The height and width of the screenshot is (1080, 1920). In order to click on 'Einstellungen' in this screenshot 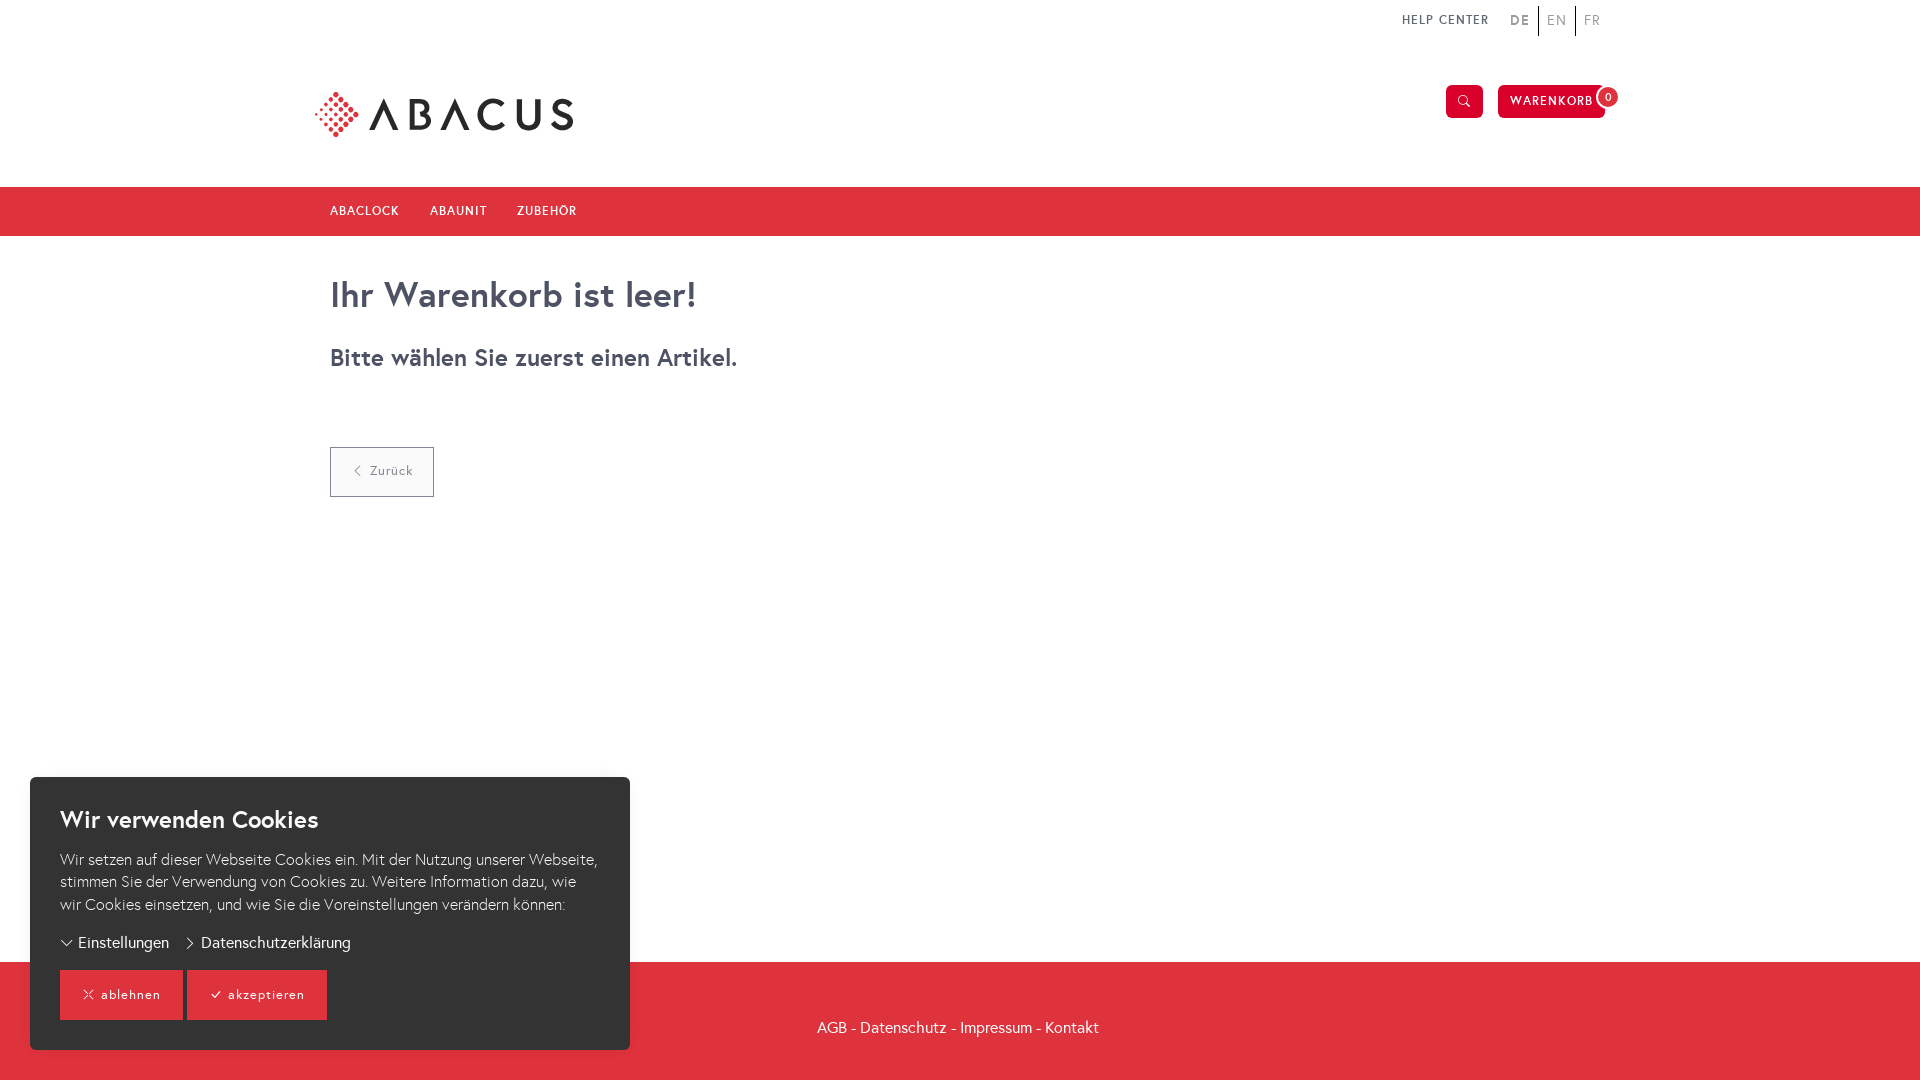, I will do `click(113, 943)`.